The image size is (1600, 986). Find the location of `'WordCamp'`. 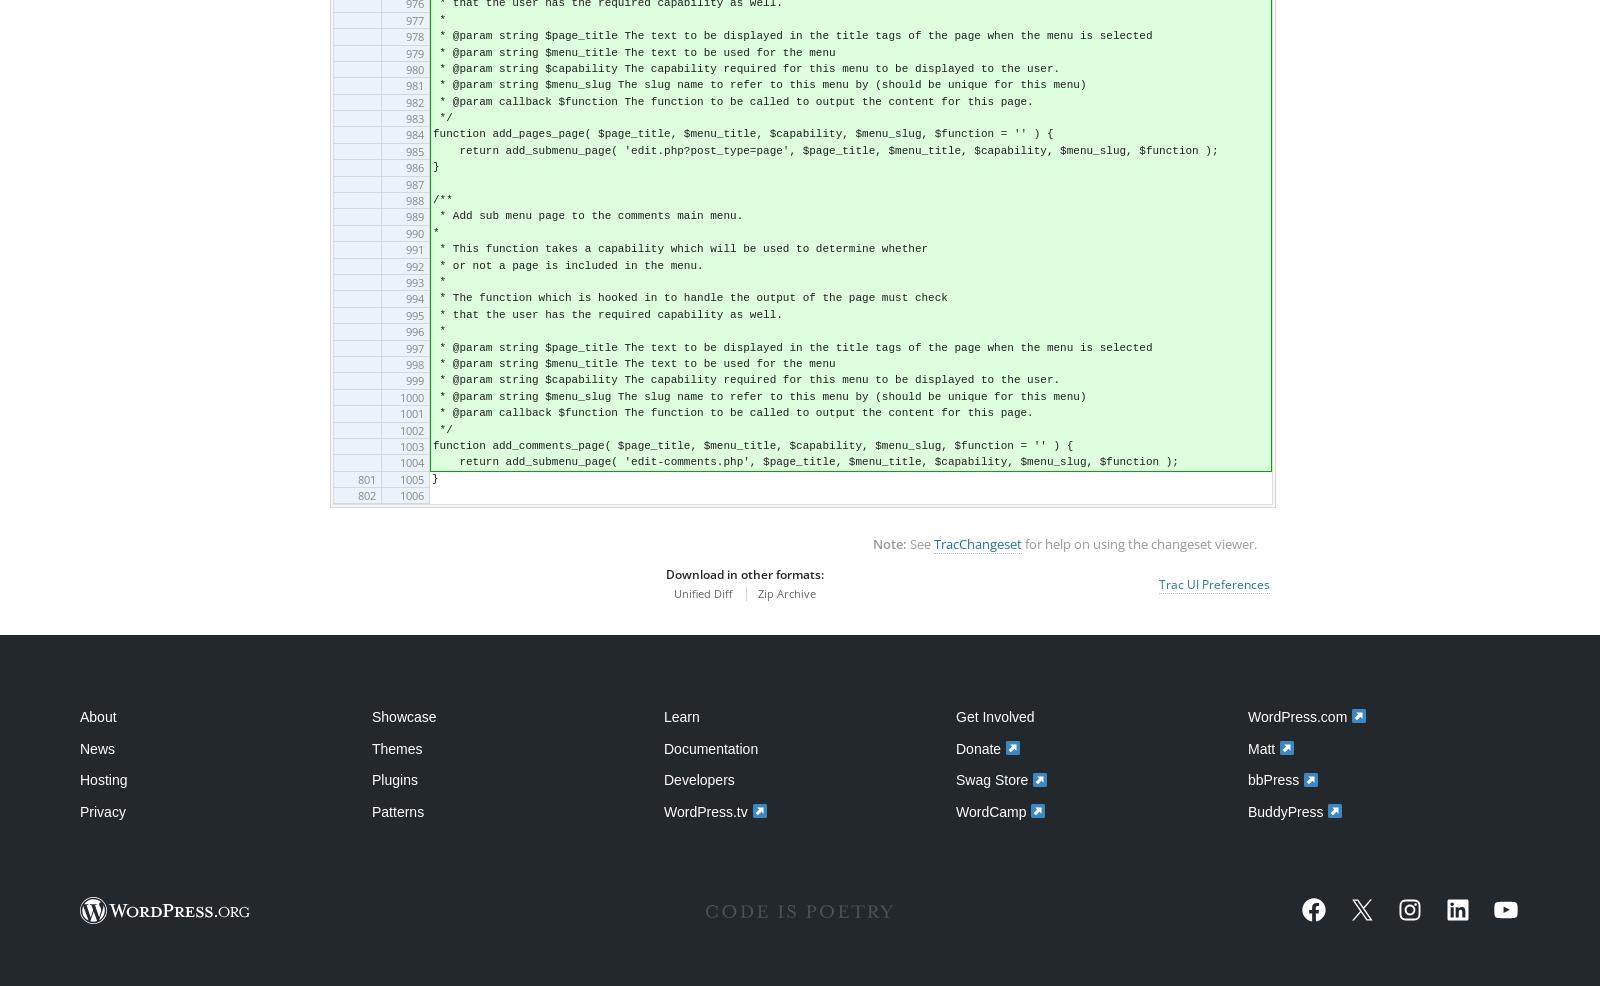

'WordCamp' is located at coordinates (991, 810).